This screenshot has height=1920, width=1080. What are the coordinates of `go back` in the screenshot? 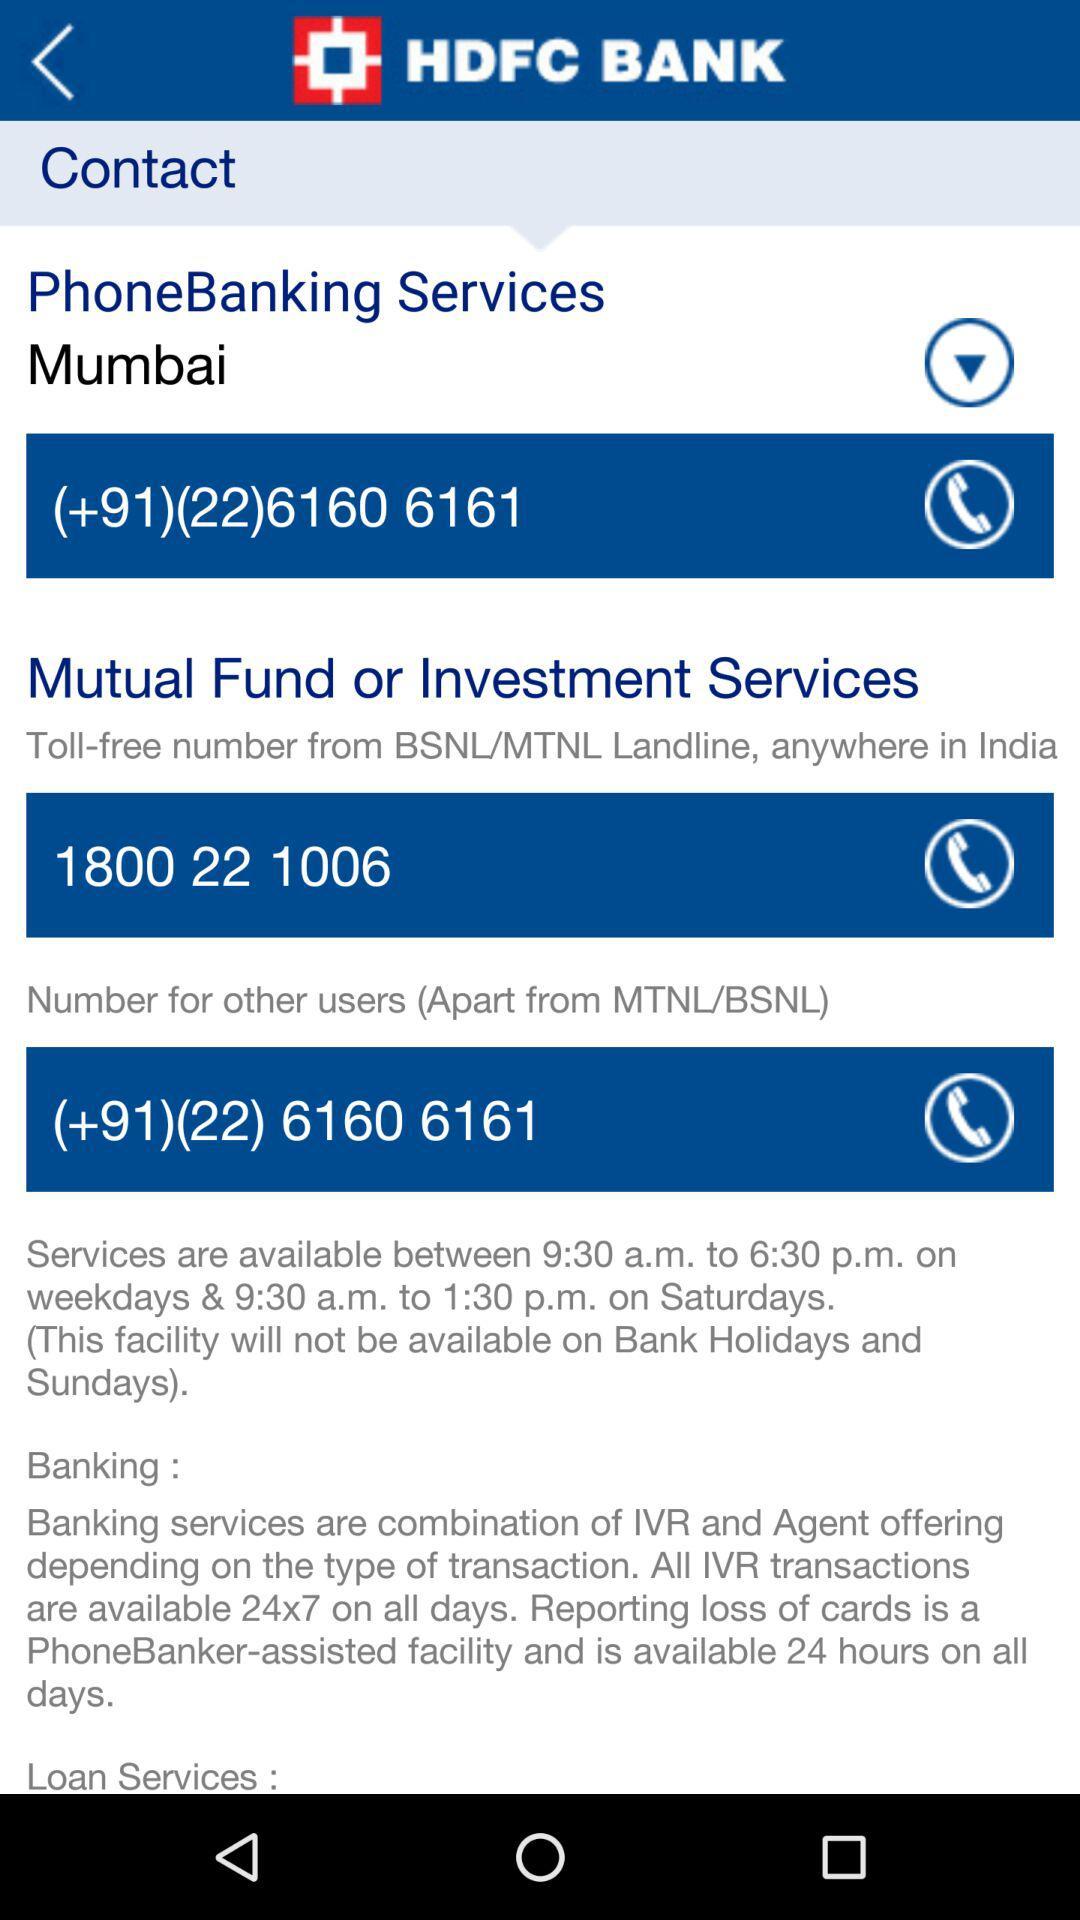 It's located at (51, 60).